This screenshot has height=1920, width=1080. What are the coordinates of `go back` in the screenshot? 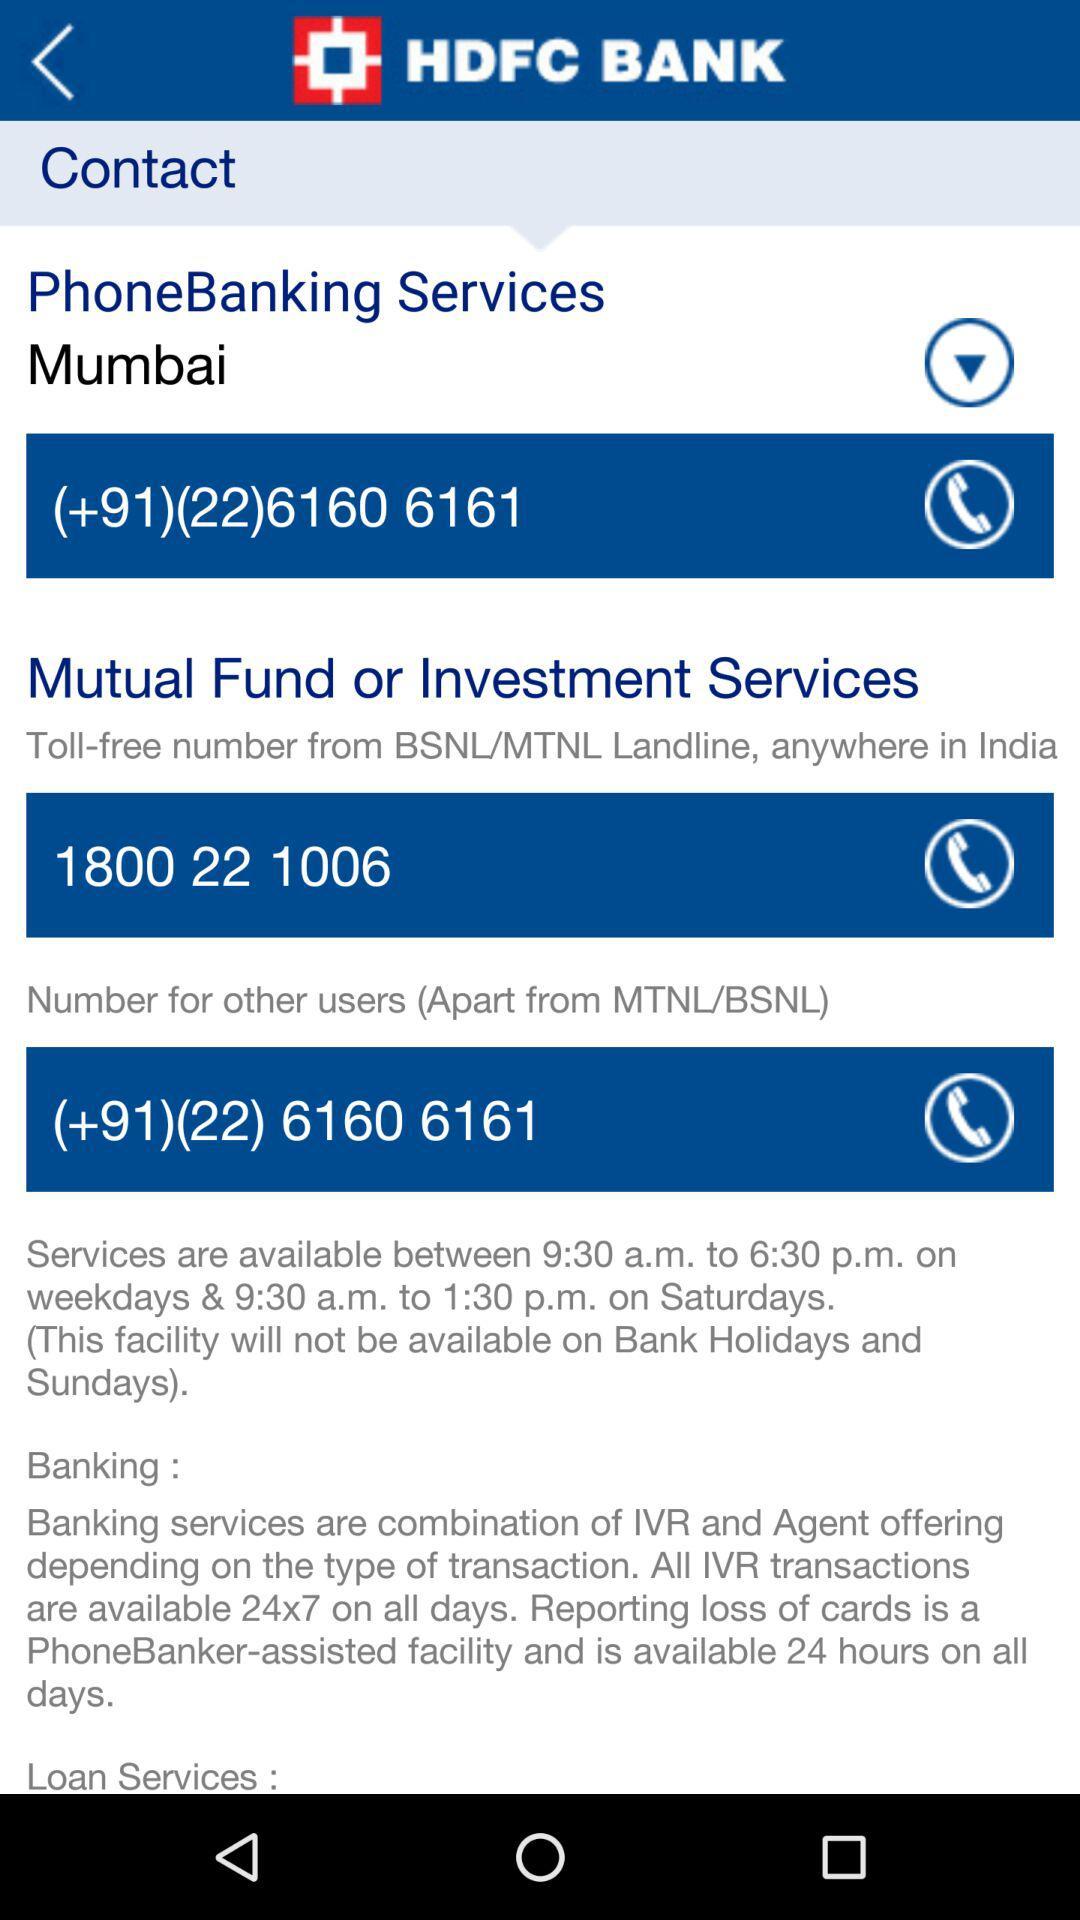 It's located at (51, 60).